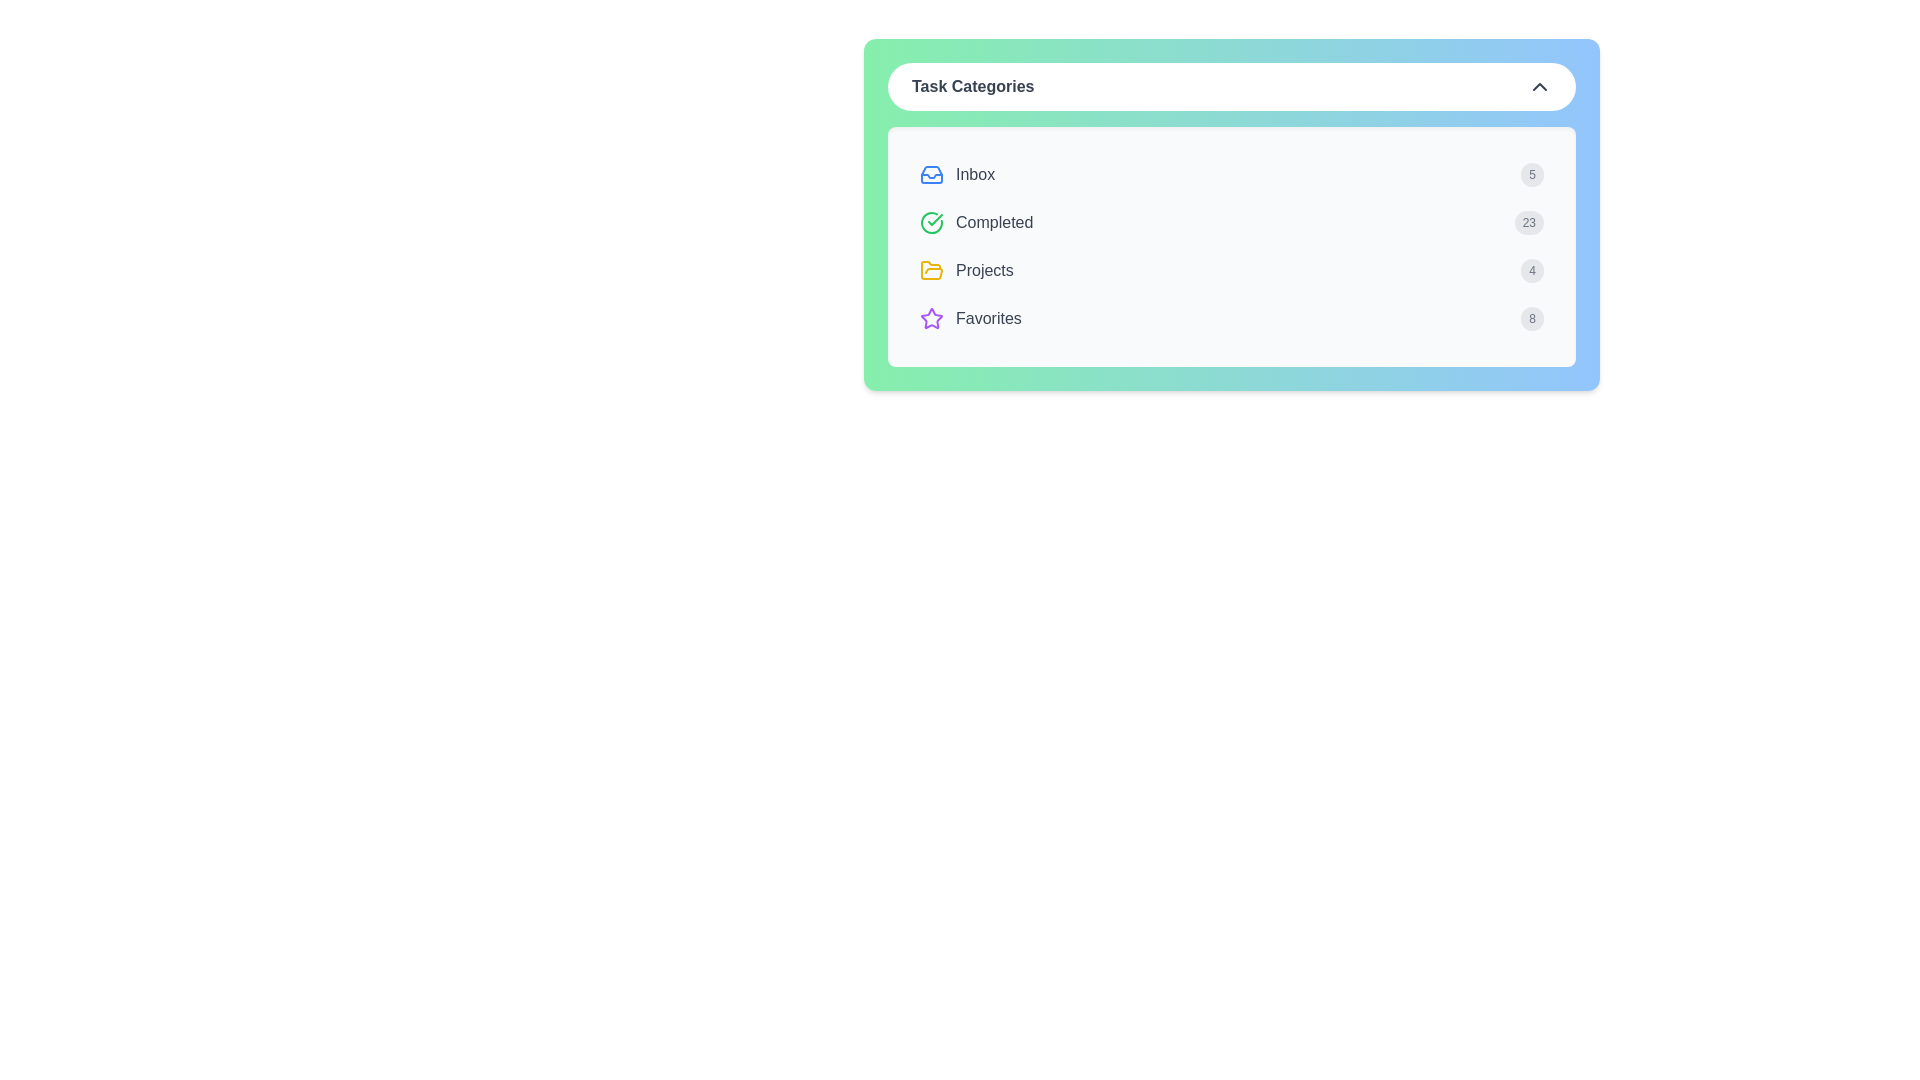  I want to click on keyboard navigation, so click(930, 270).